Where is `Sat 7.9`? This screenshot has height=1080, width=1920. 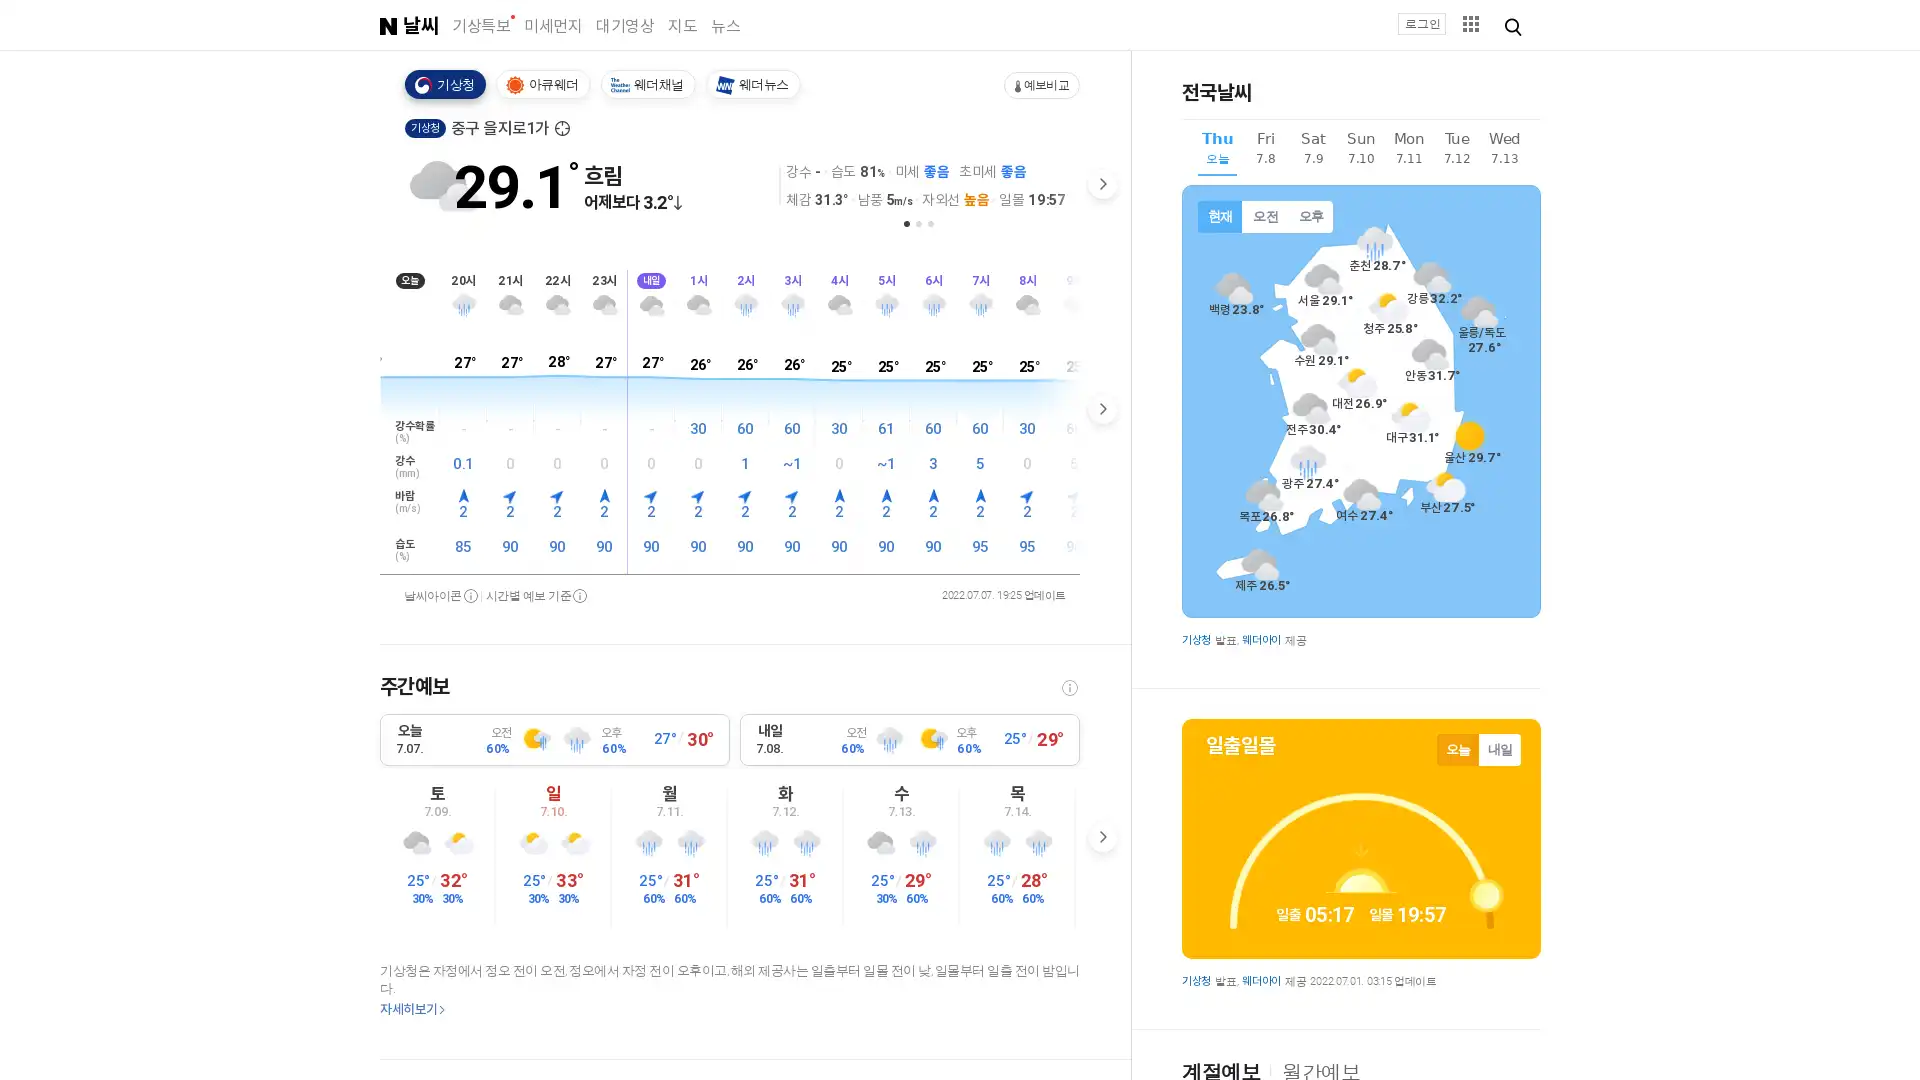
Sat 7.9 is located at coordinates (1313, 150).